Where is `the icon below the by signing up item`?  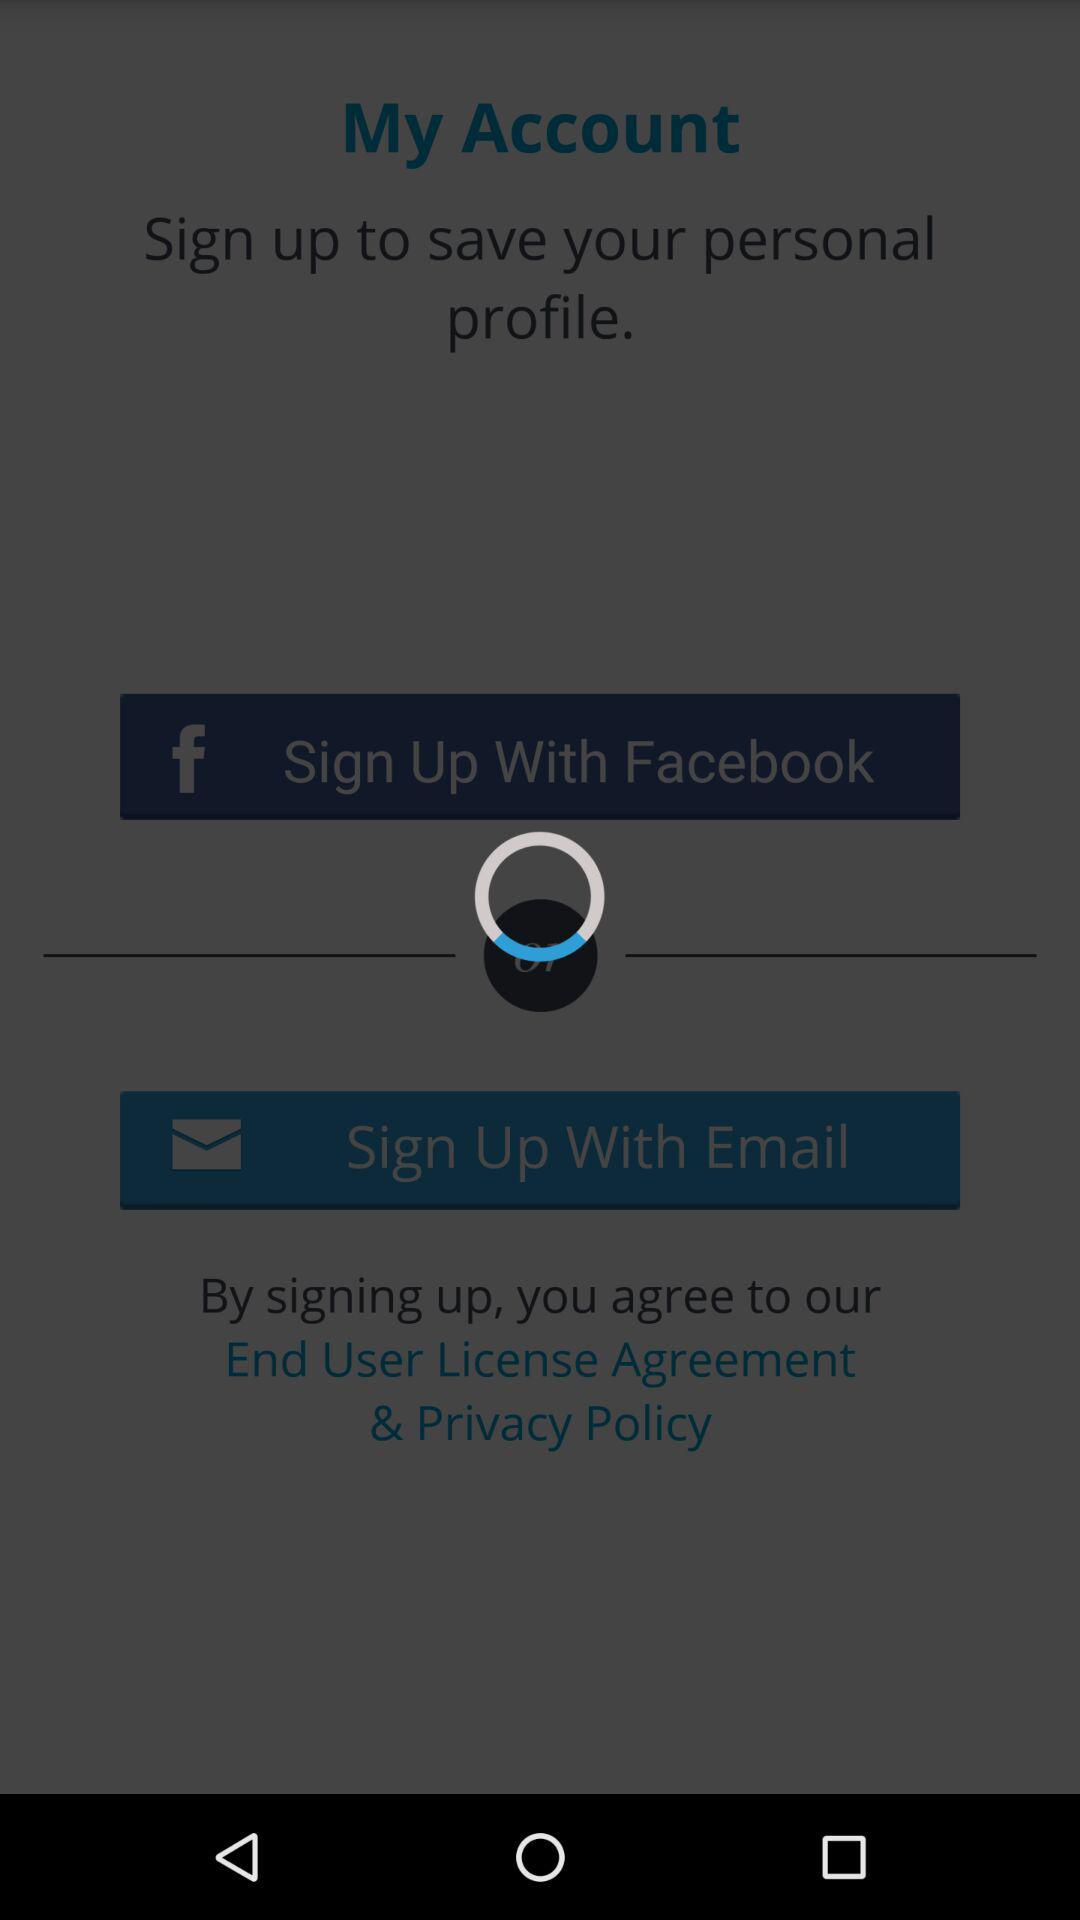
the icon below the by signing up item is located at coordinates (540, 1388).